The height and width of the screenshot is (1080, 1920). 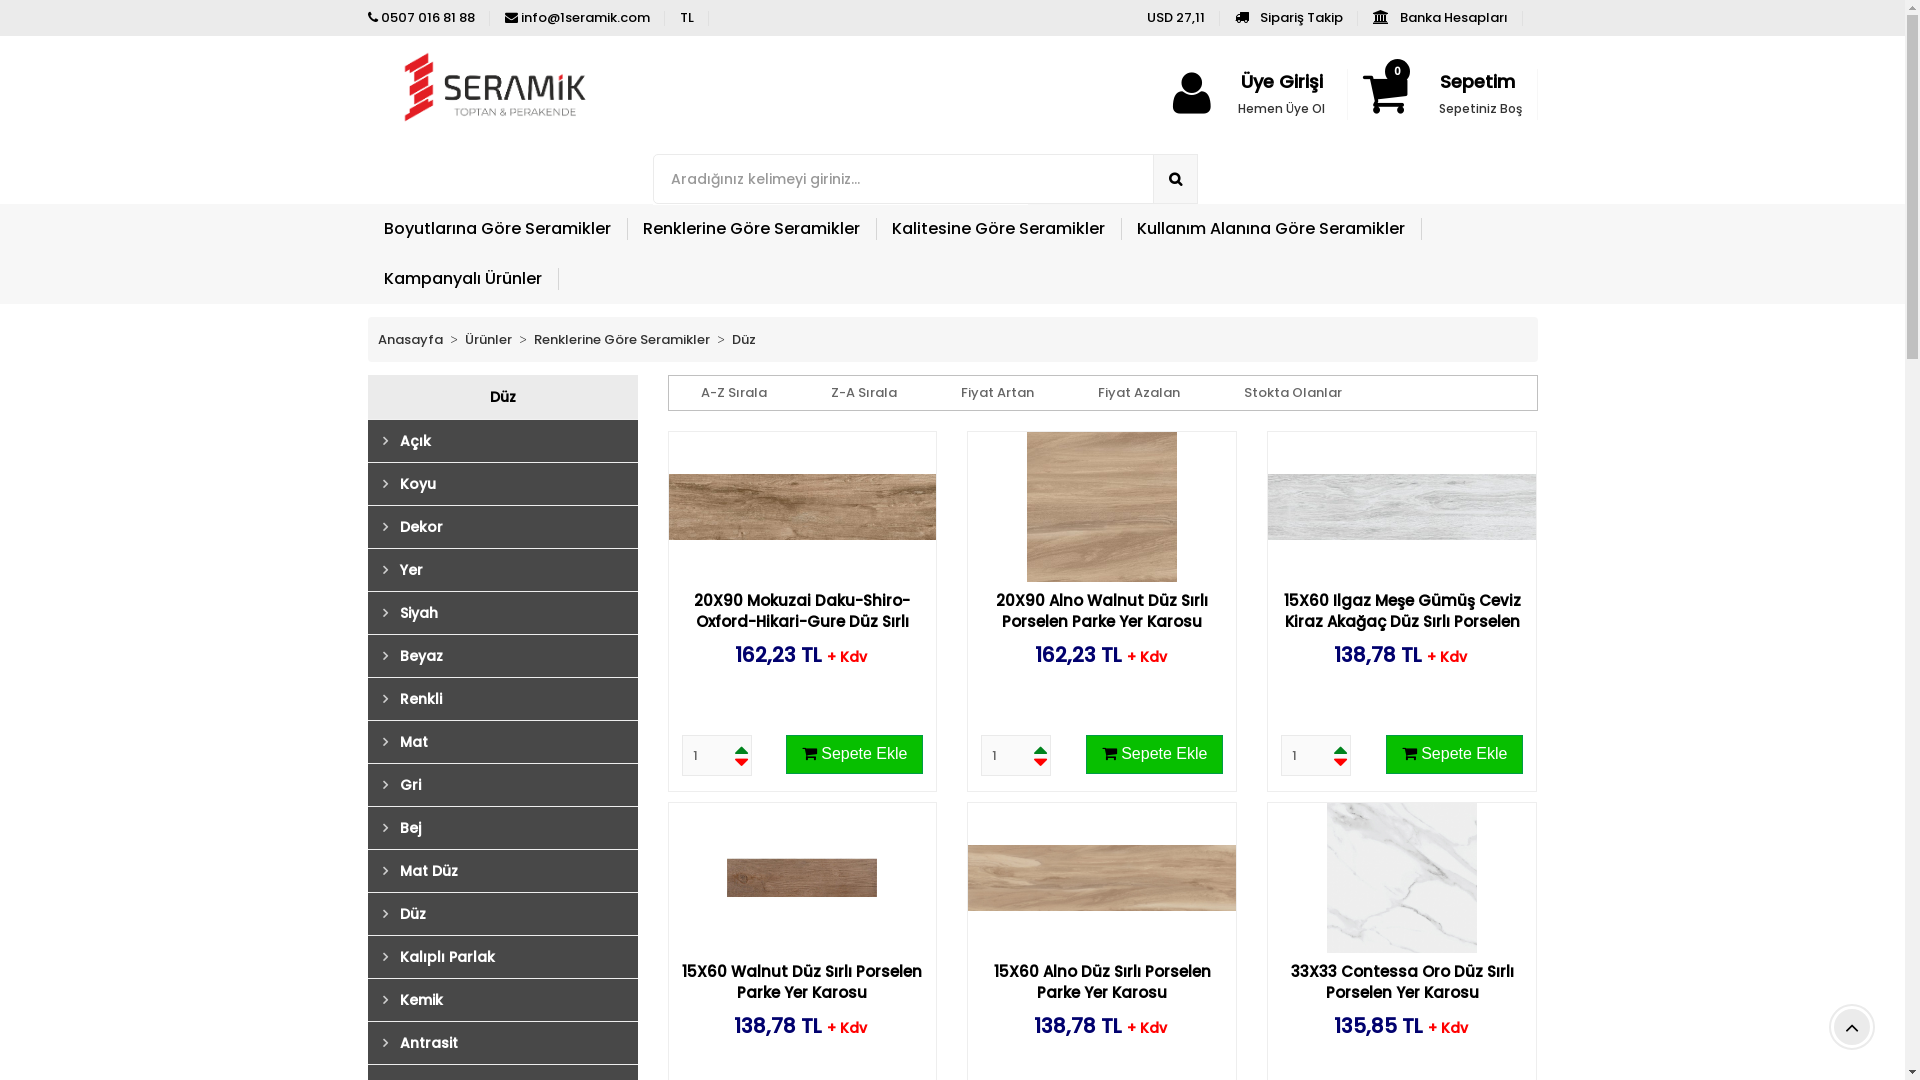 What do you see at coordinates (686, 18) in the screenshot?
I see `'TL'` at bounding box center [686, 18].